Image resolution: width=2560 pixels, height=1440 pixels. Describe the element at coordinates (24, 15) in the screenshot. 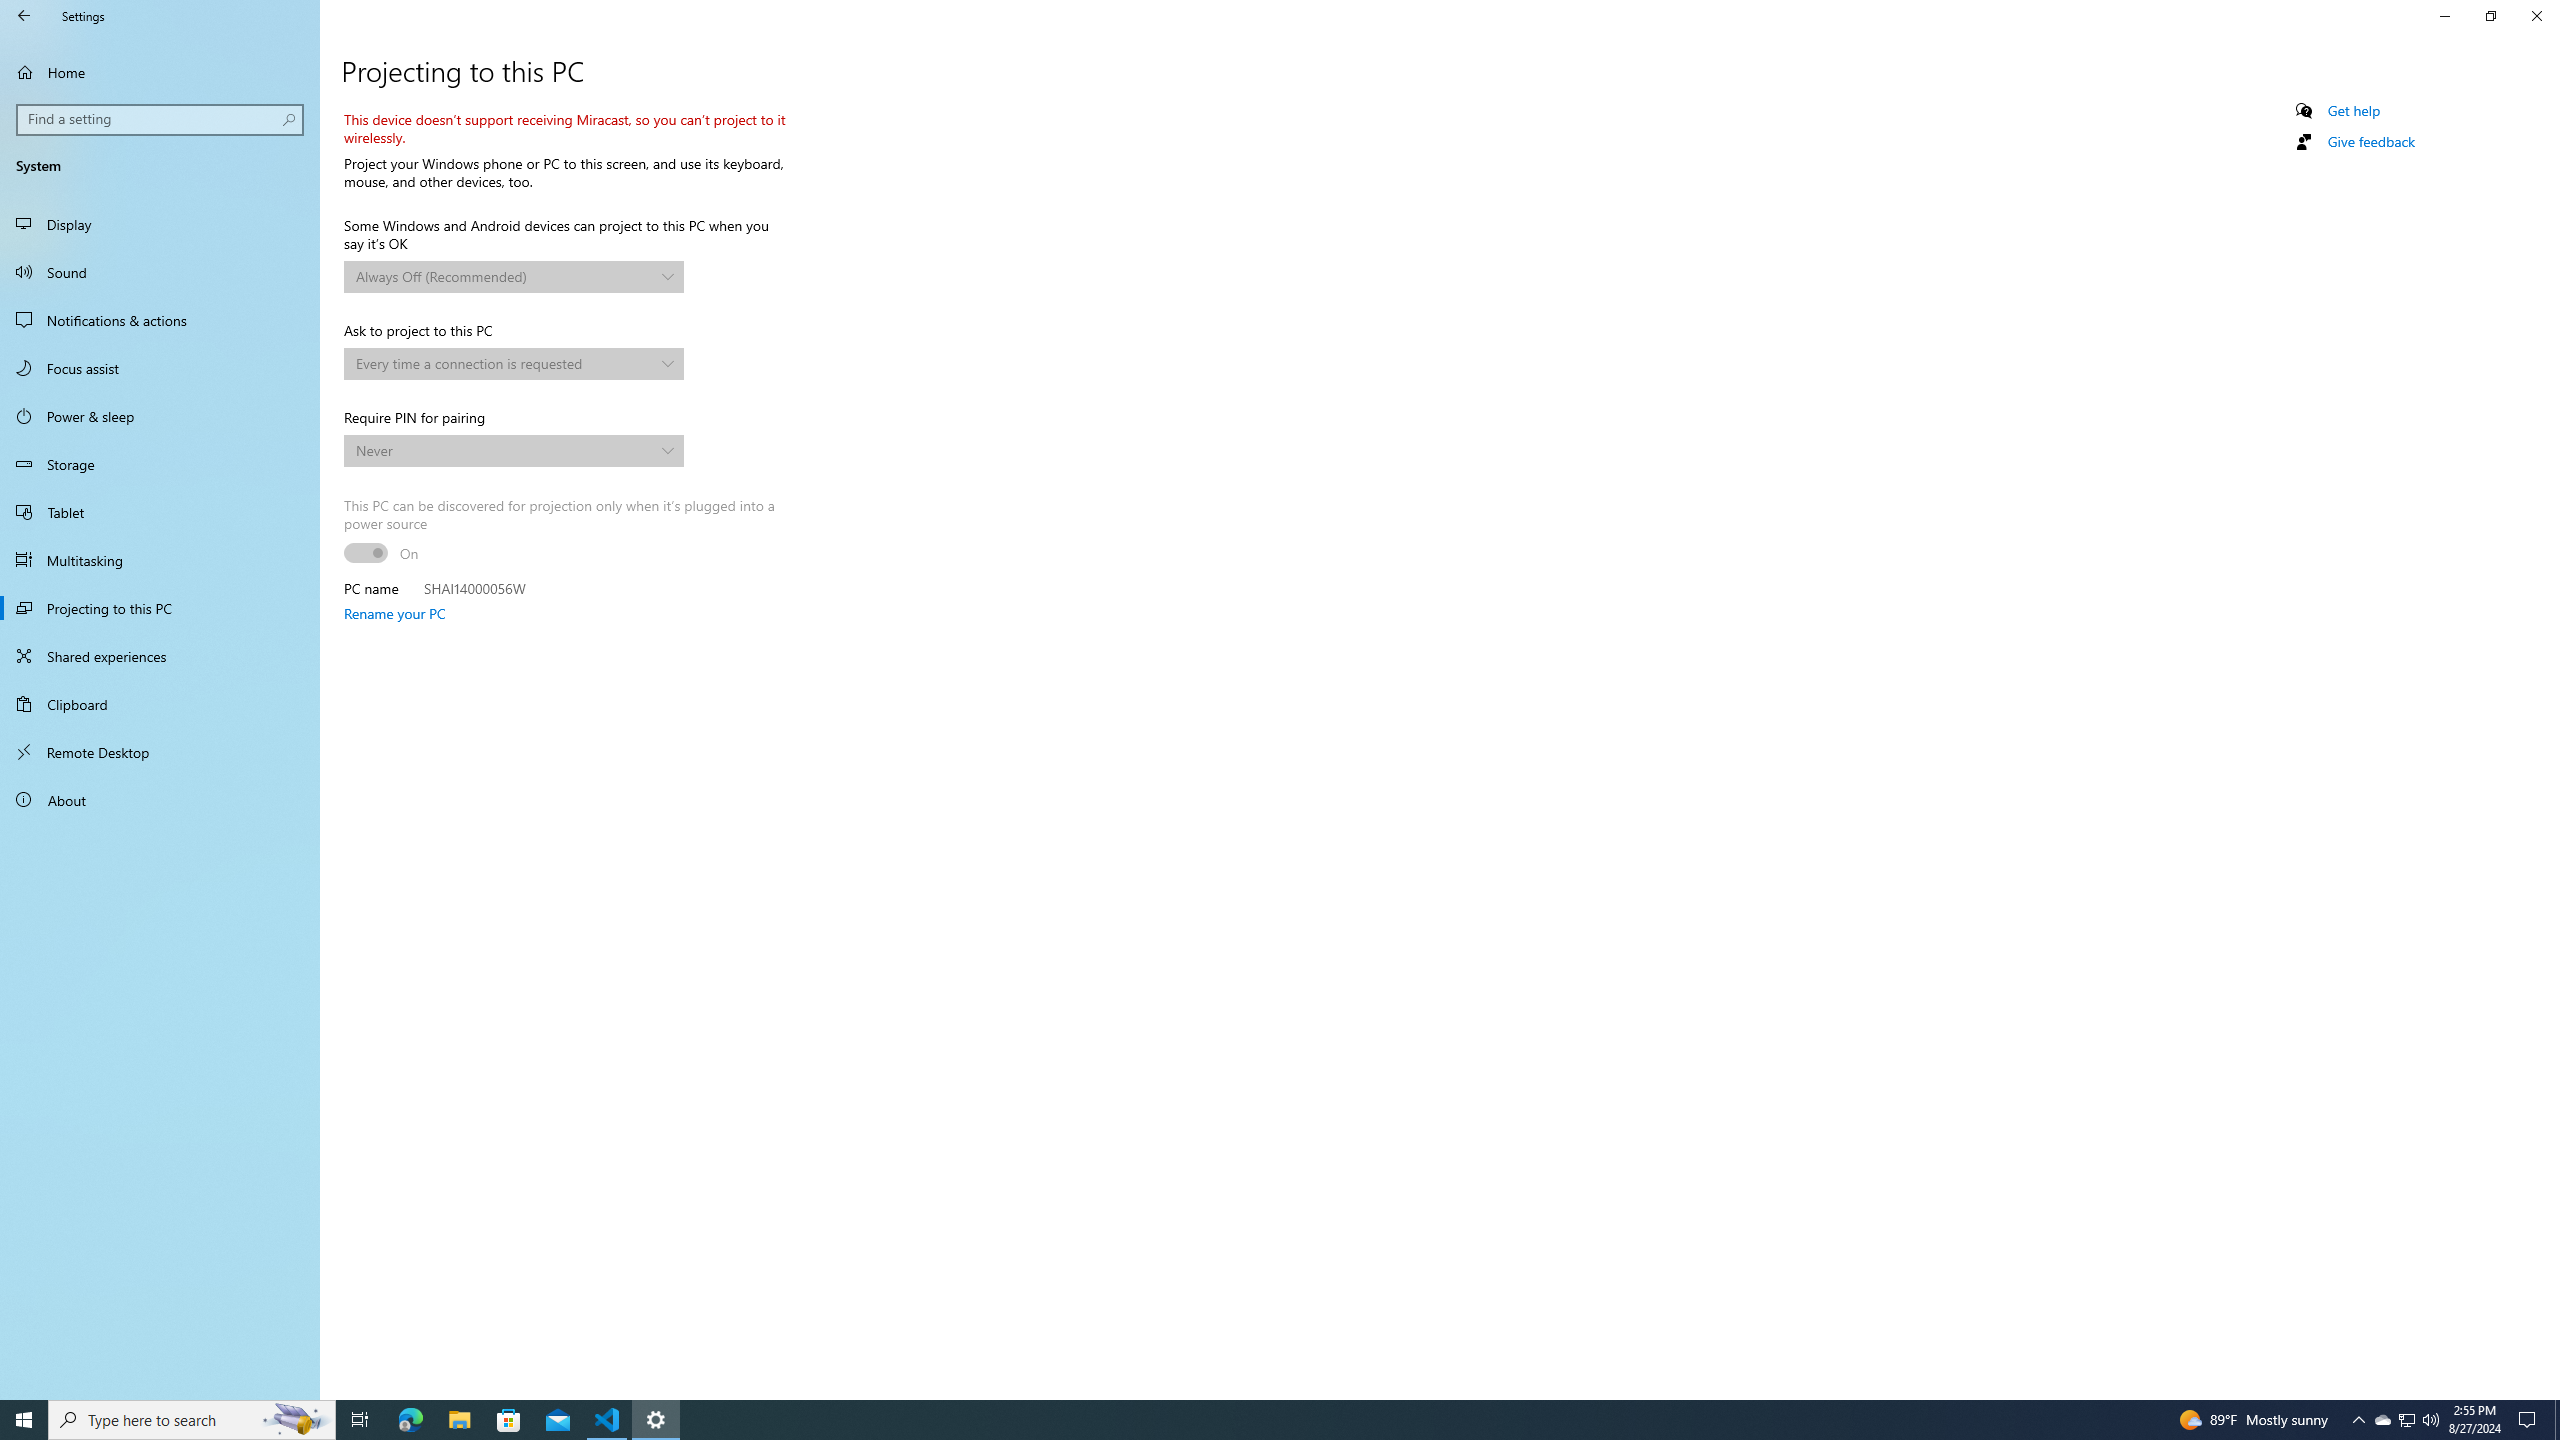

I see `'Back'` at that location.